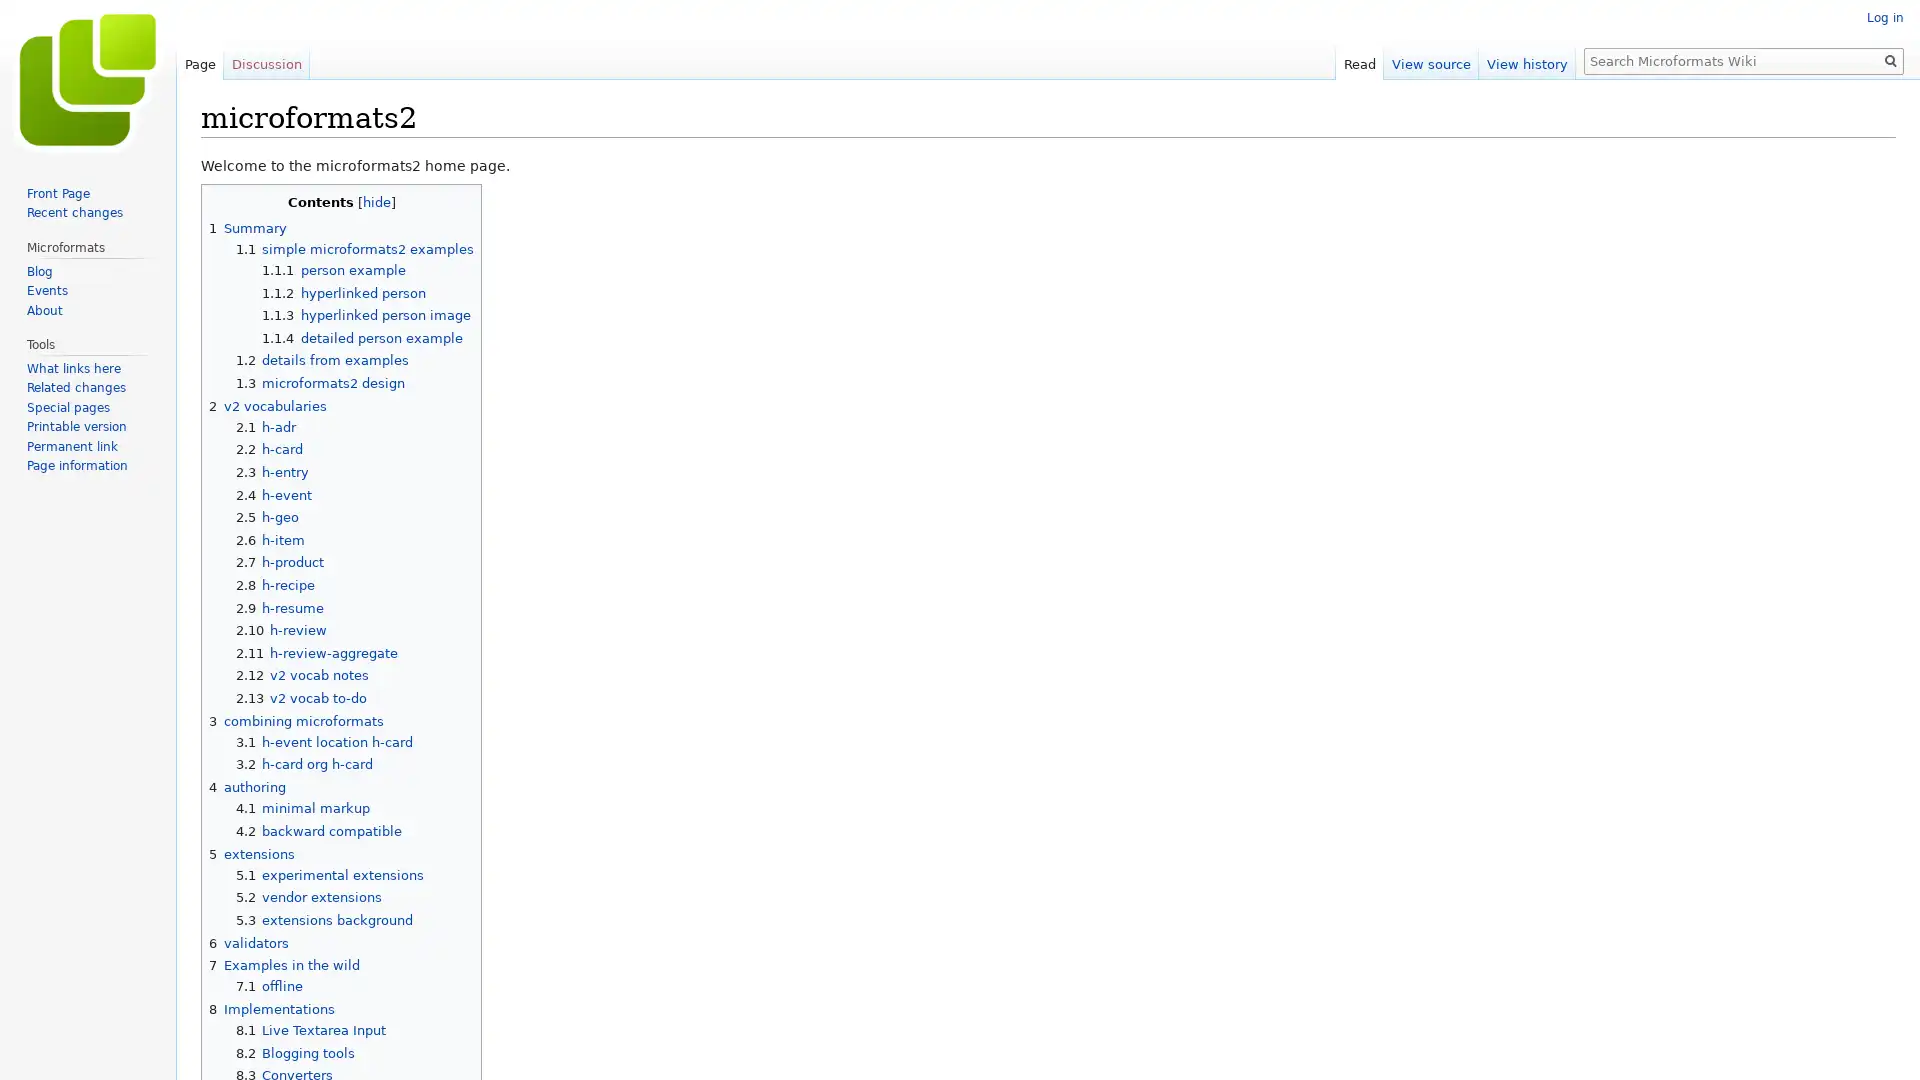 The width and height of the screenshot is (1920, 1080). Describe the element at coordinates (1890, 60) in the screenshot. I see `Go` at that location.